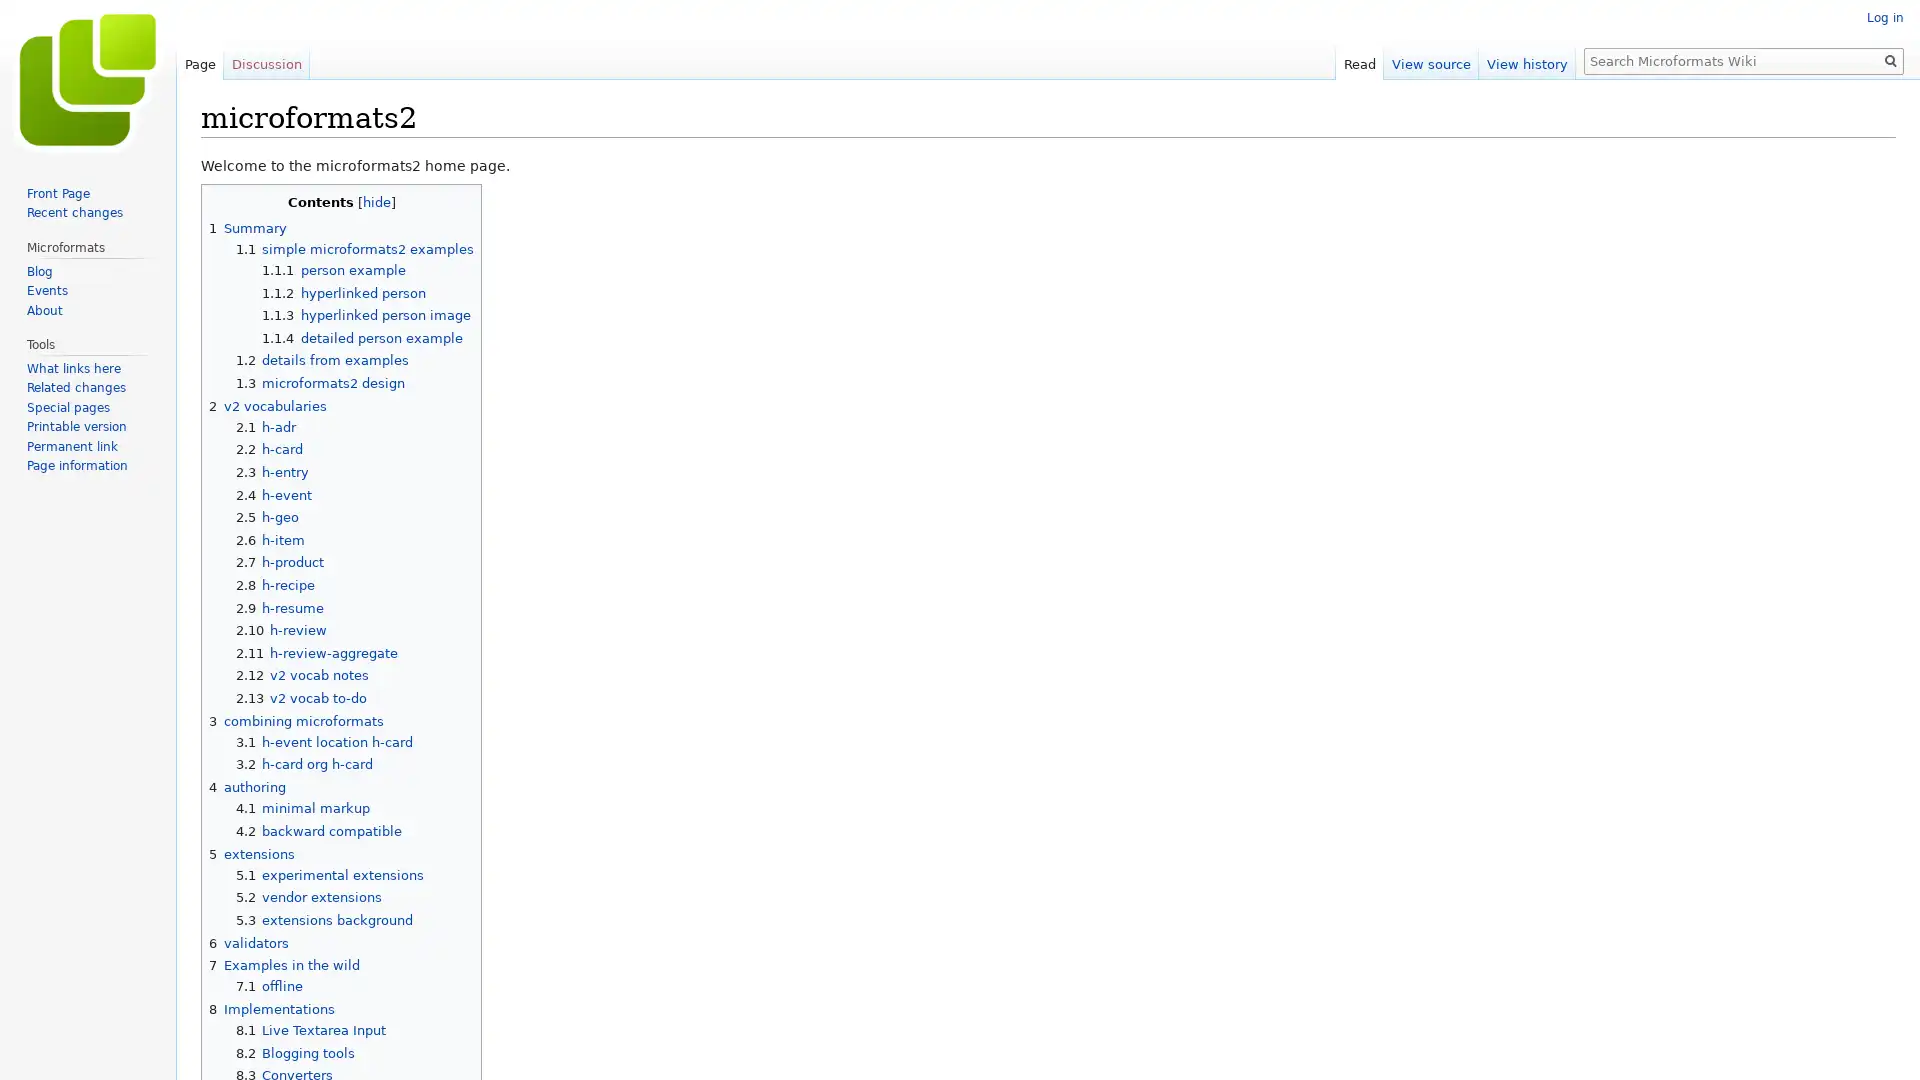 The width and height of the screenshot is (1920, 1080). Describe the element at coordinates (1890, 60) in the screenshot. I see `Go` at that location.